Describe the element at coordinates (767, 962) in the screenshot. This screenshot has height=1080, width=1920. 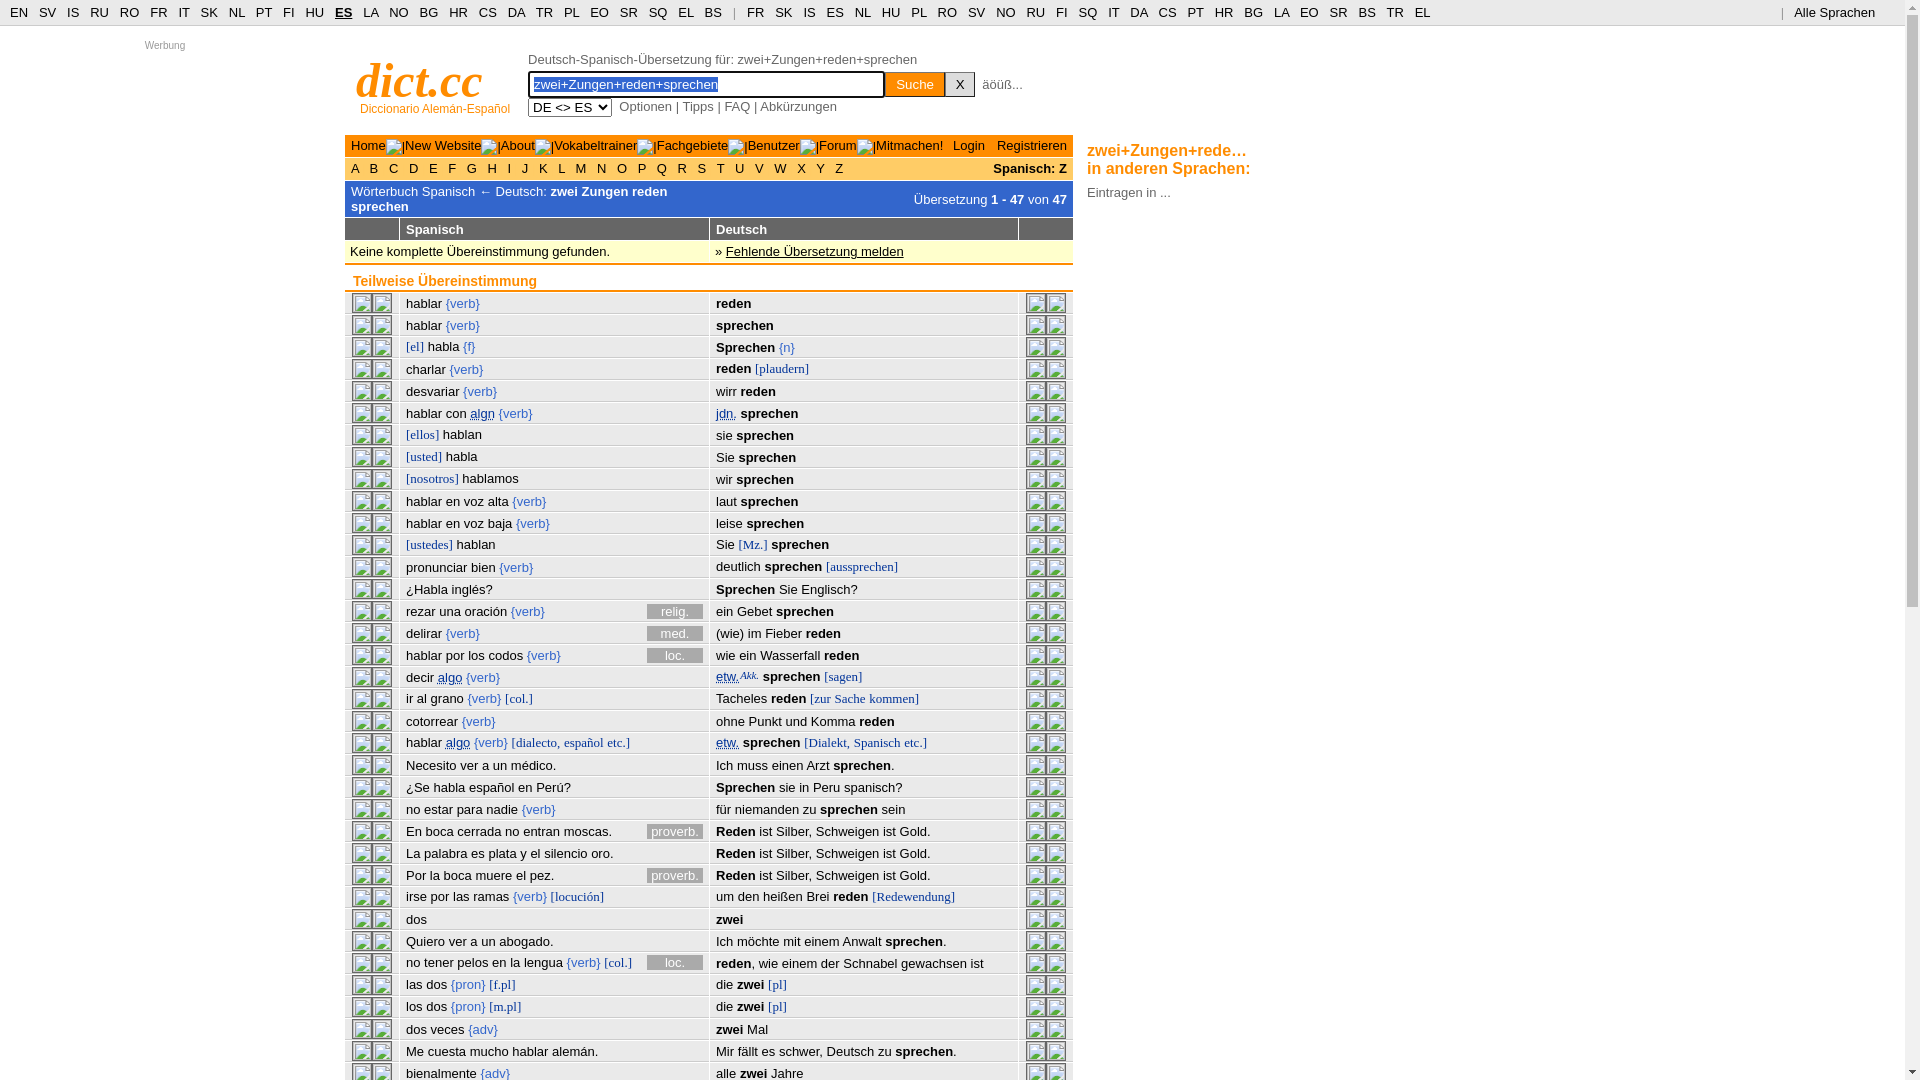
I see `'wie'` at that location.